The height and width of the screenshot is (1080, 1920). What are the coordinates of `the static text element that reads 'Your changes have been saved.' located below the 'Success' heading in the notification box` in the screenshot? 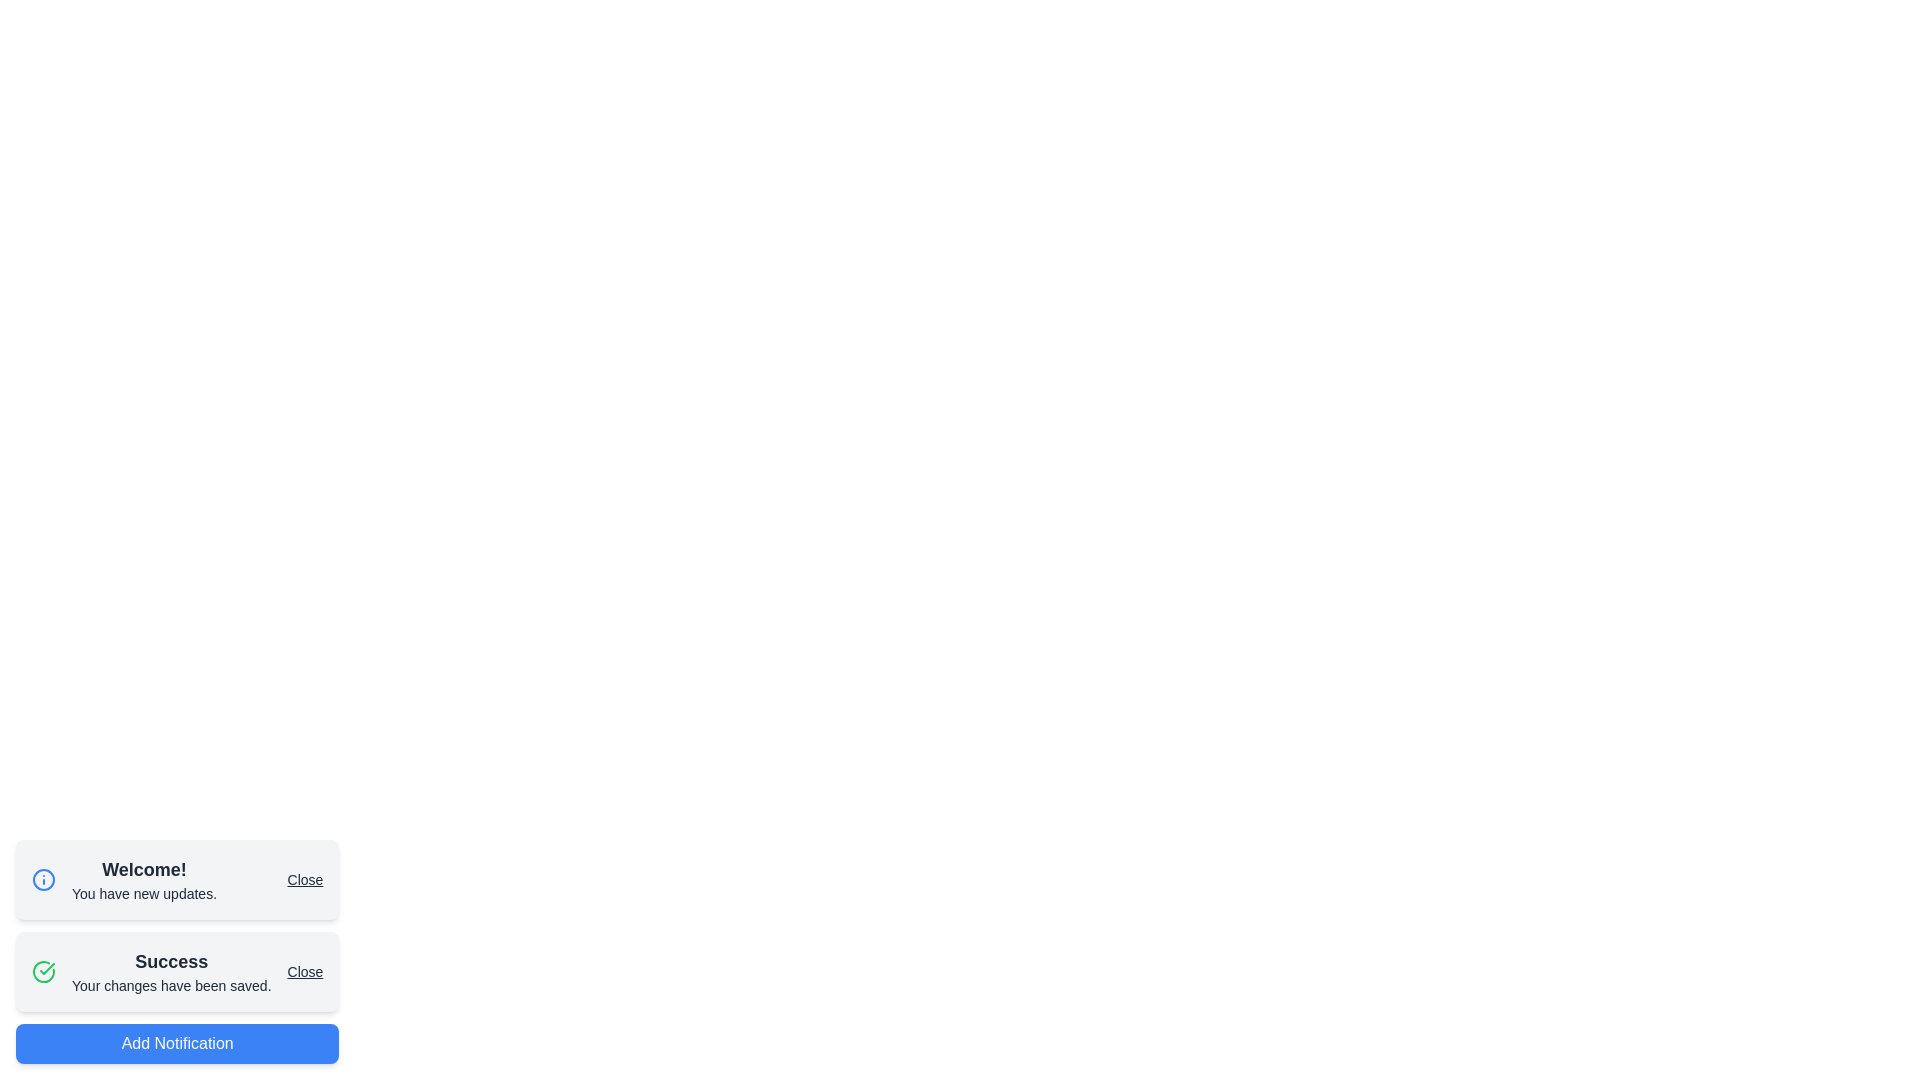 It's located at (171, 985).